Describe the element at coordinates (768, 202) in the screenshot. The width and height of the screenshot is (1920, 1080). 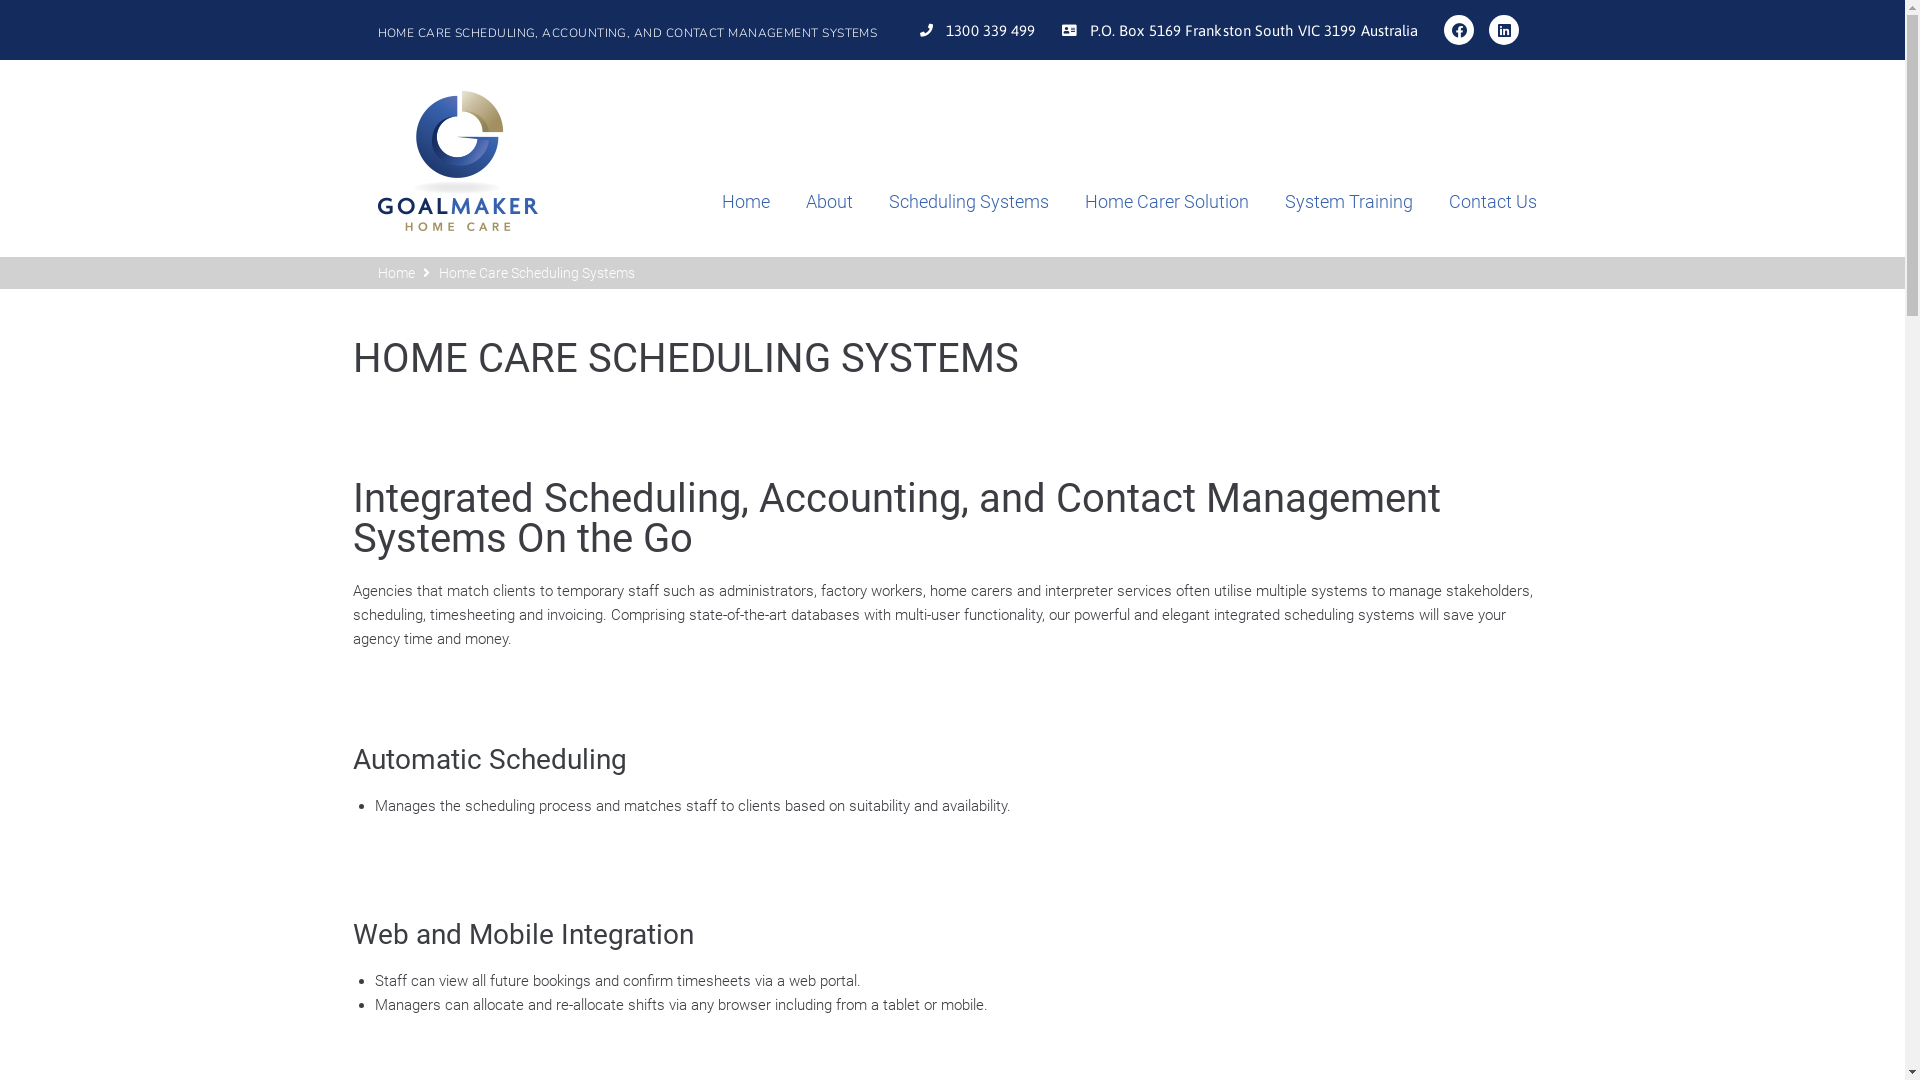
I see `'About'` at that location.